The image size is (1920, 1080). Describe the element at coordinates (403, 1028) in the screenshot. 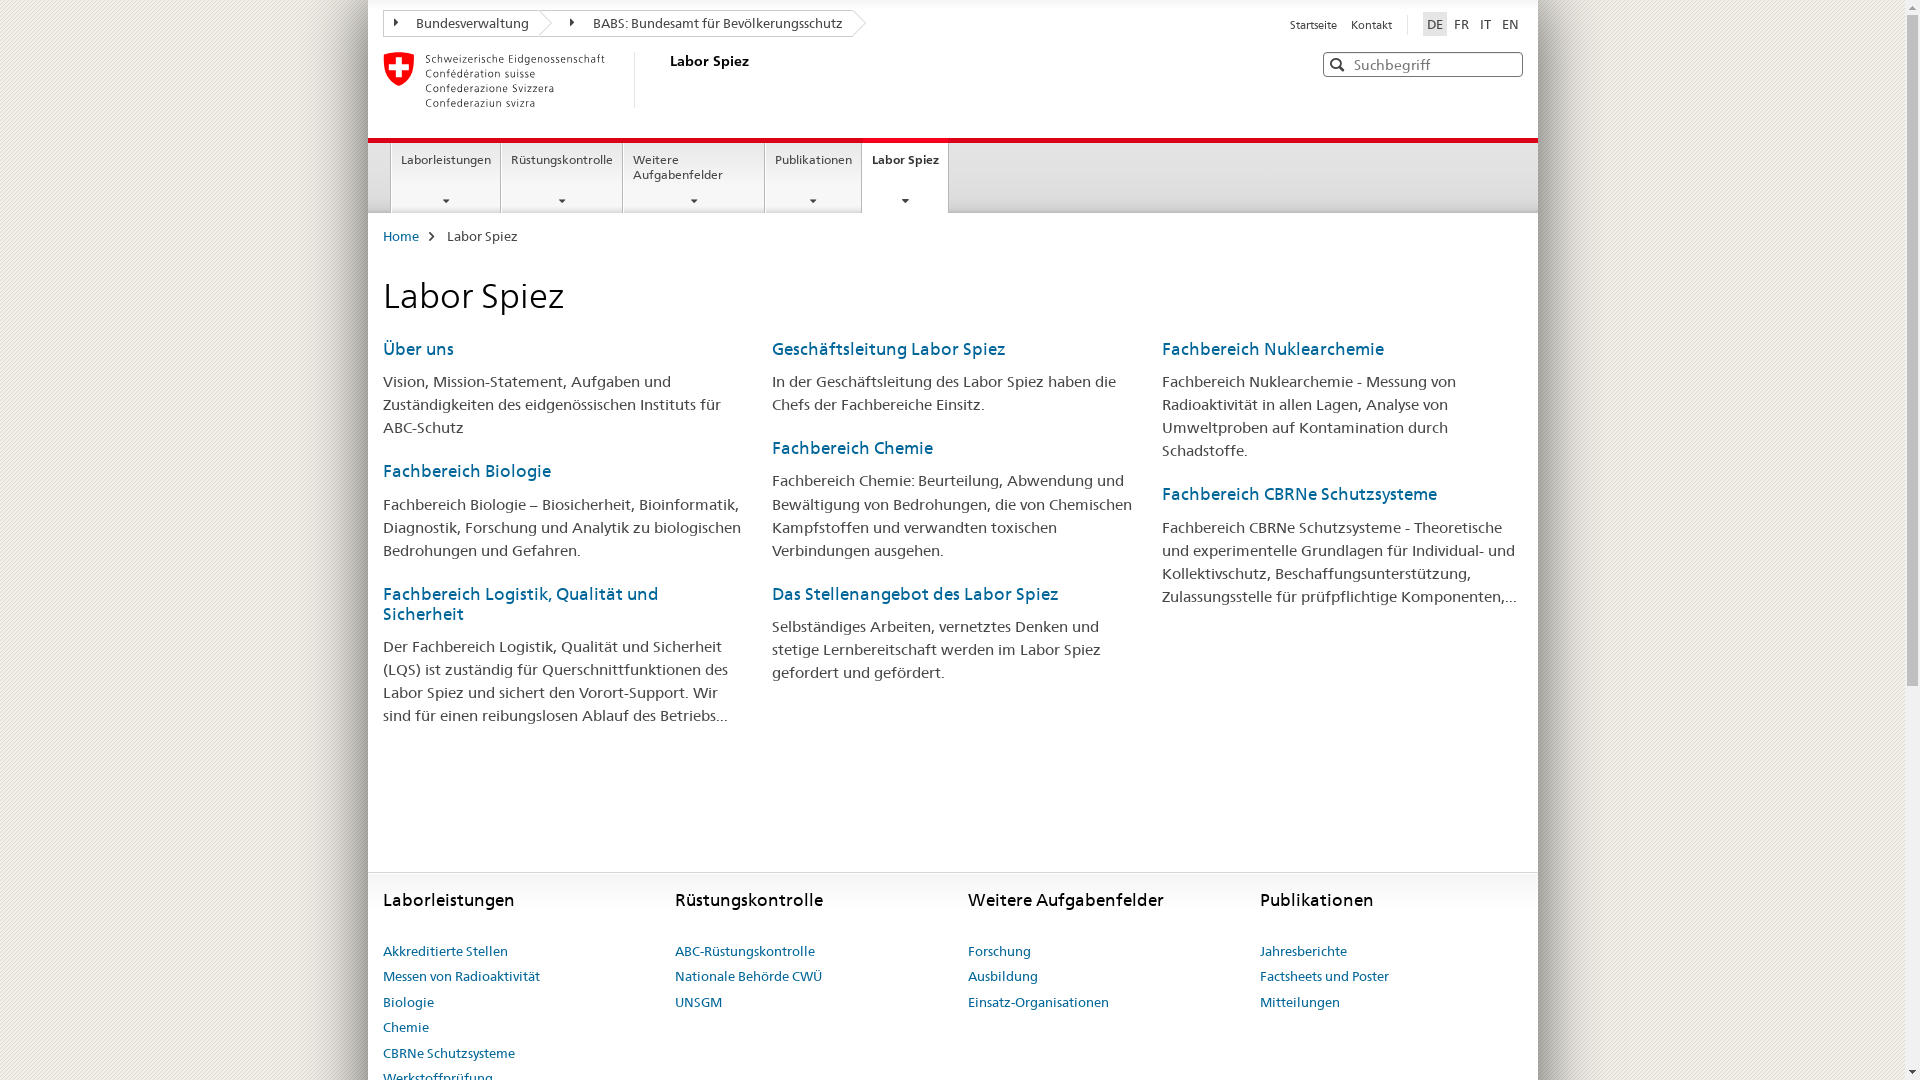

I see `'Chemie'` at that location.